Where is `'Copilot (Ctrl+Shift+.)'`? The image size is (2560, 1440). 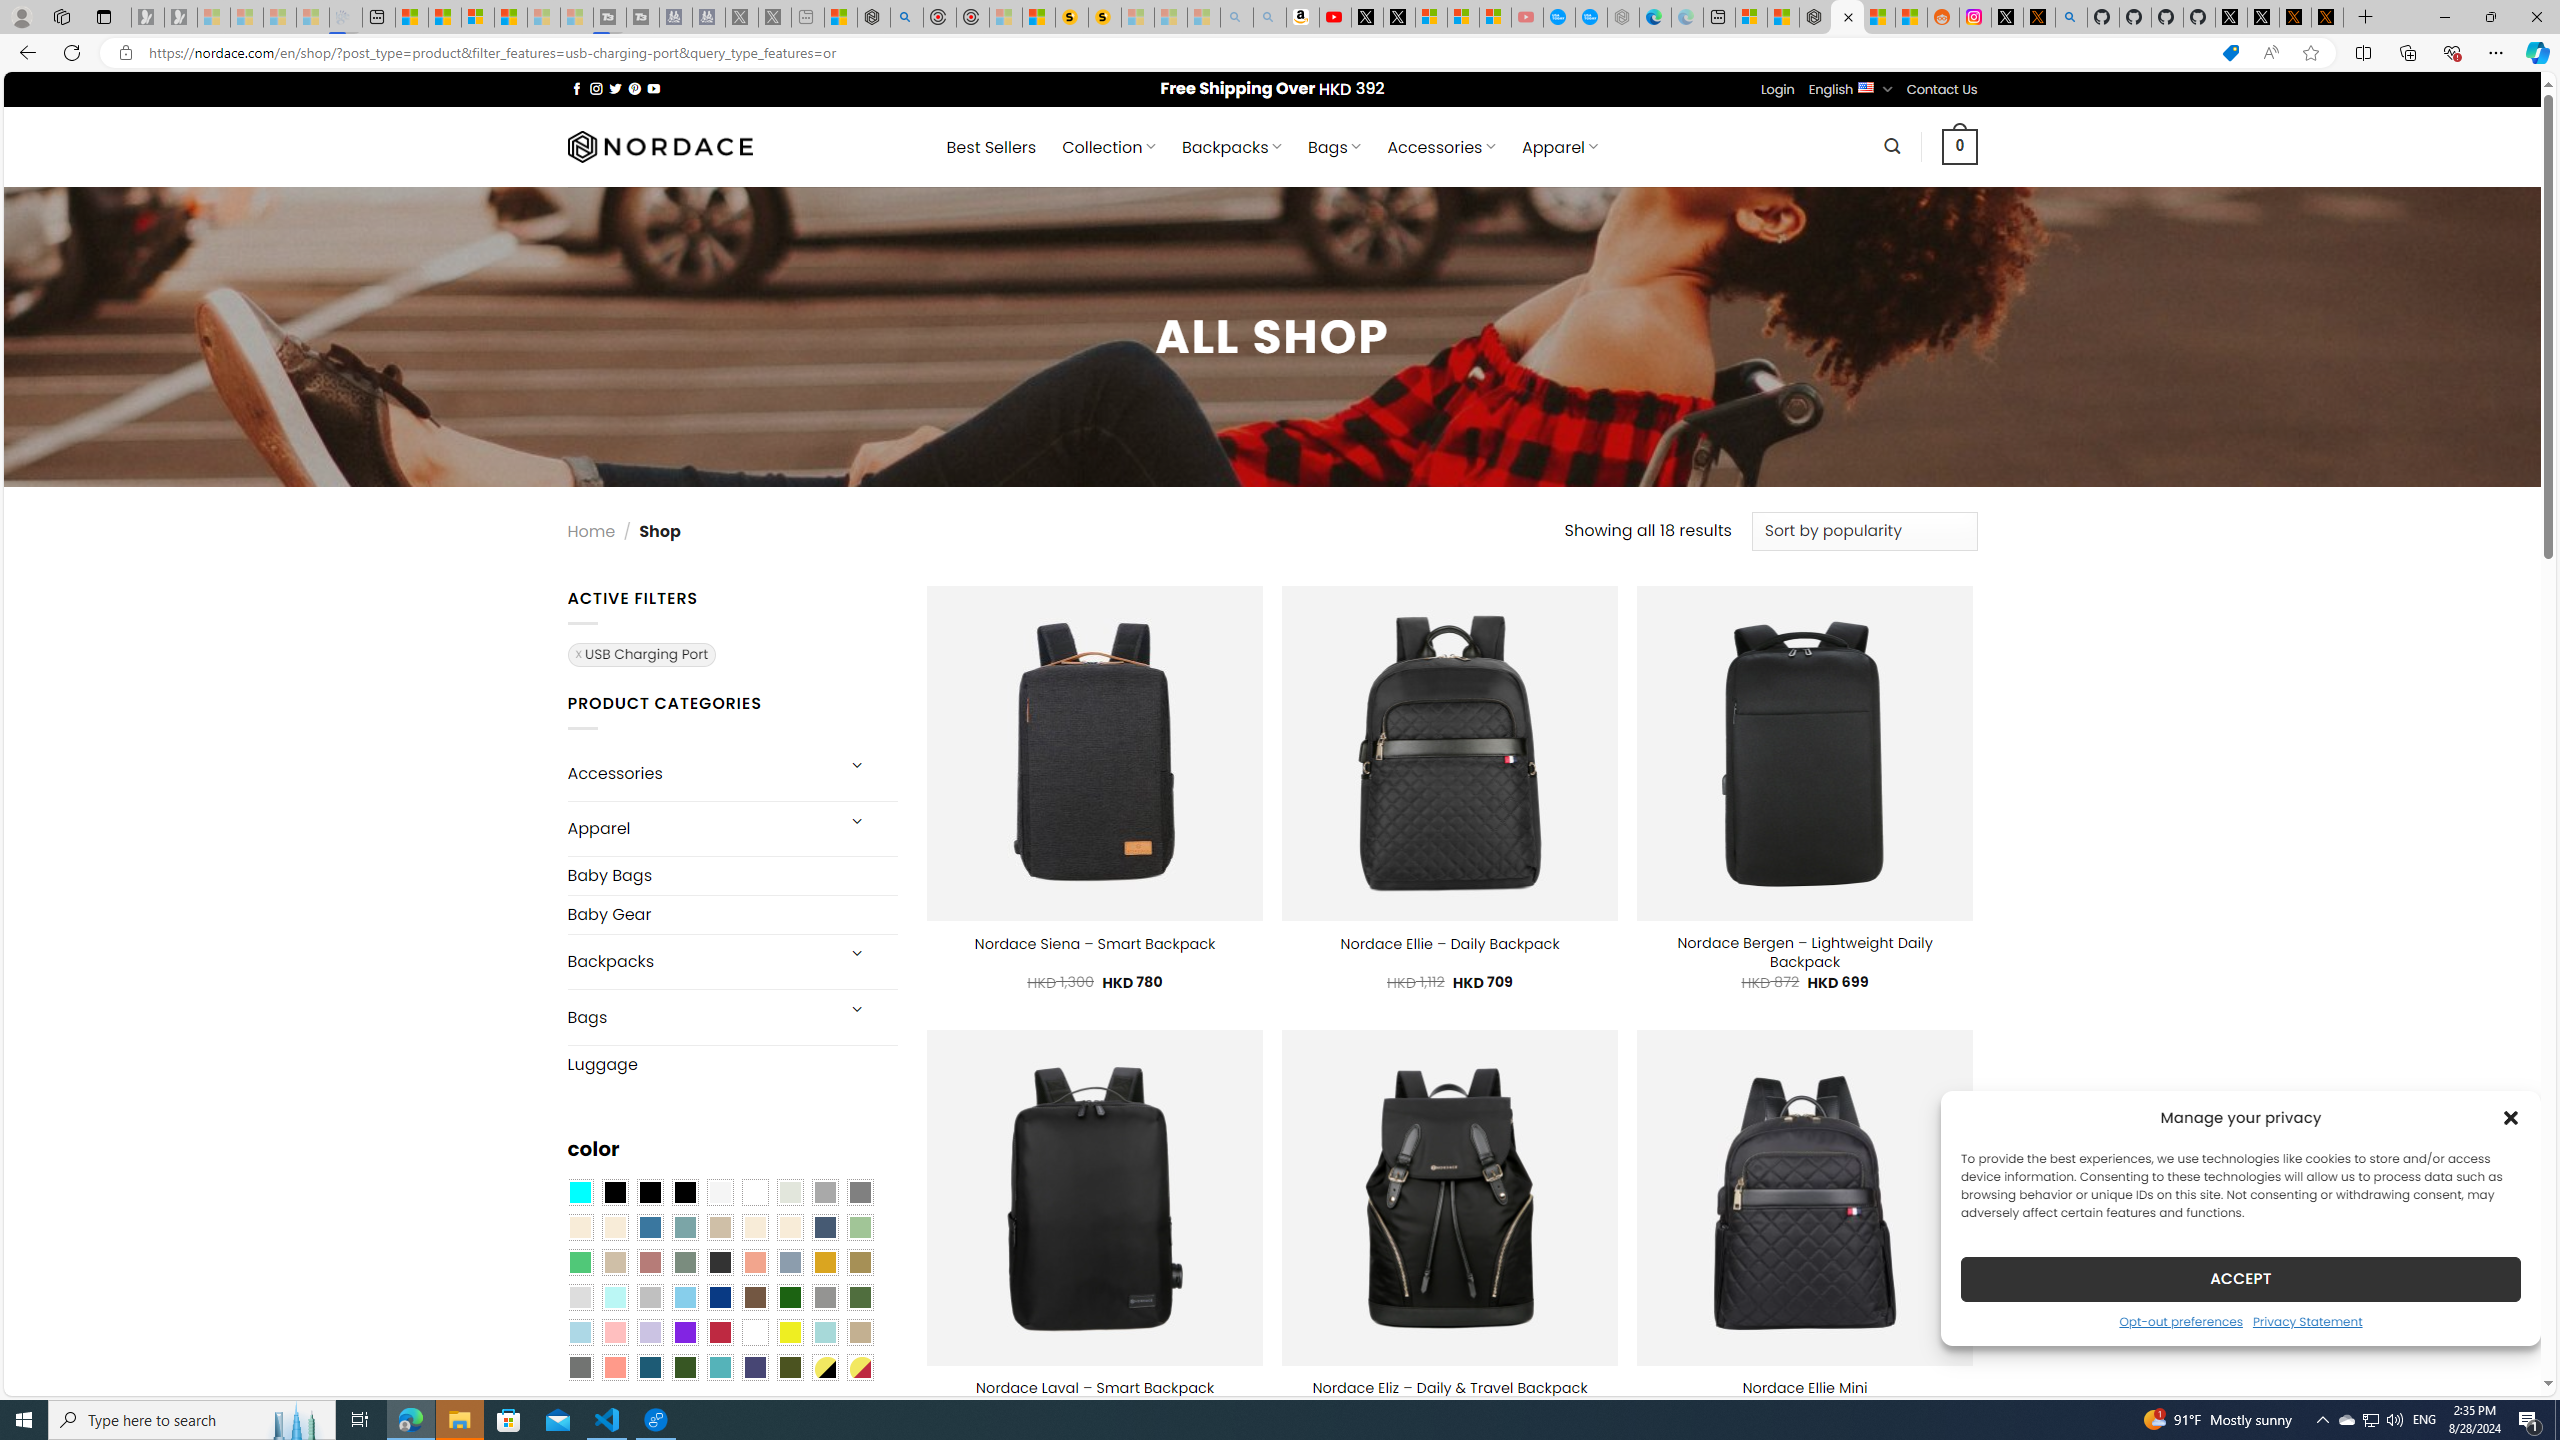
'Copilot (Ctrl+Shift+.)' is located at coordinates (2535, 51).